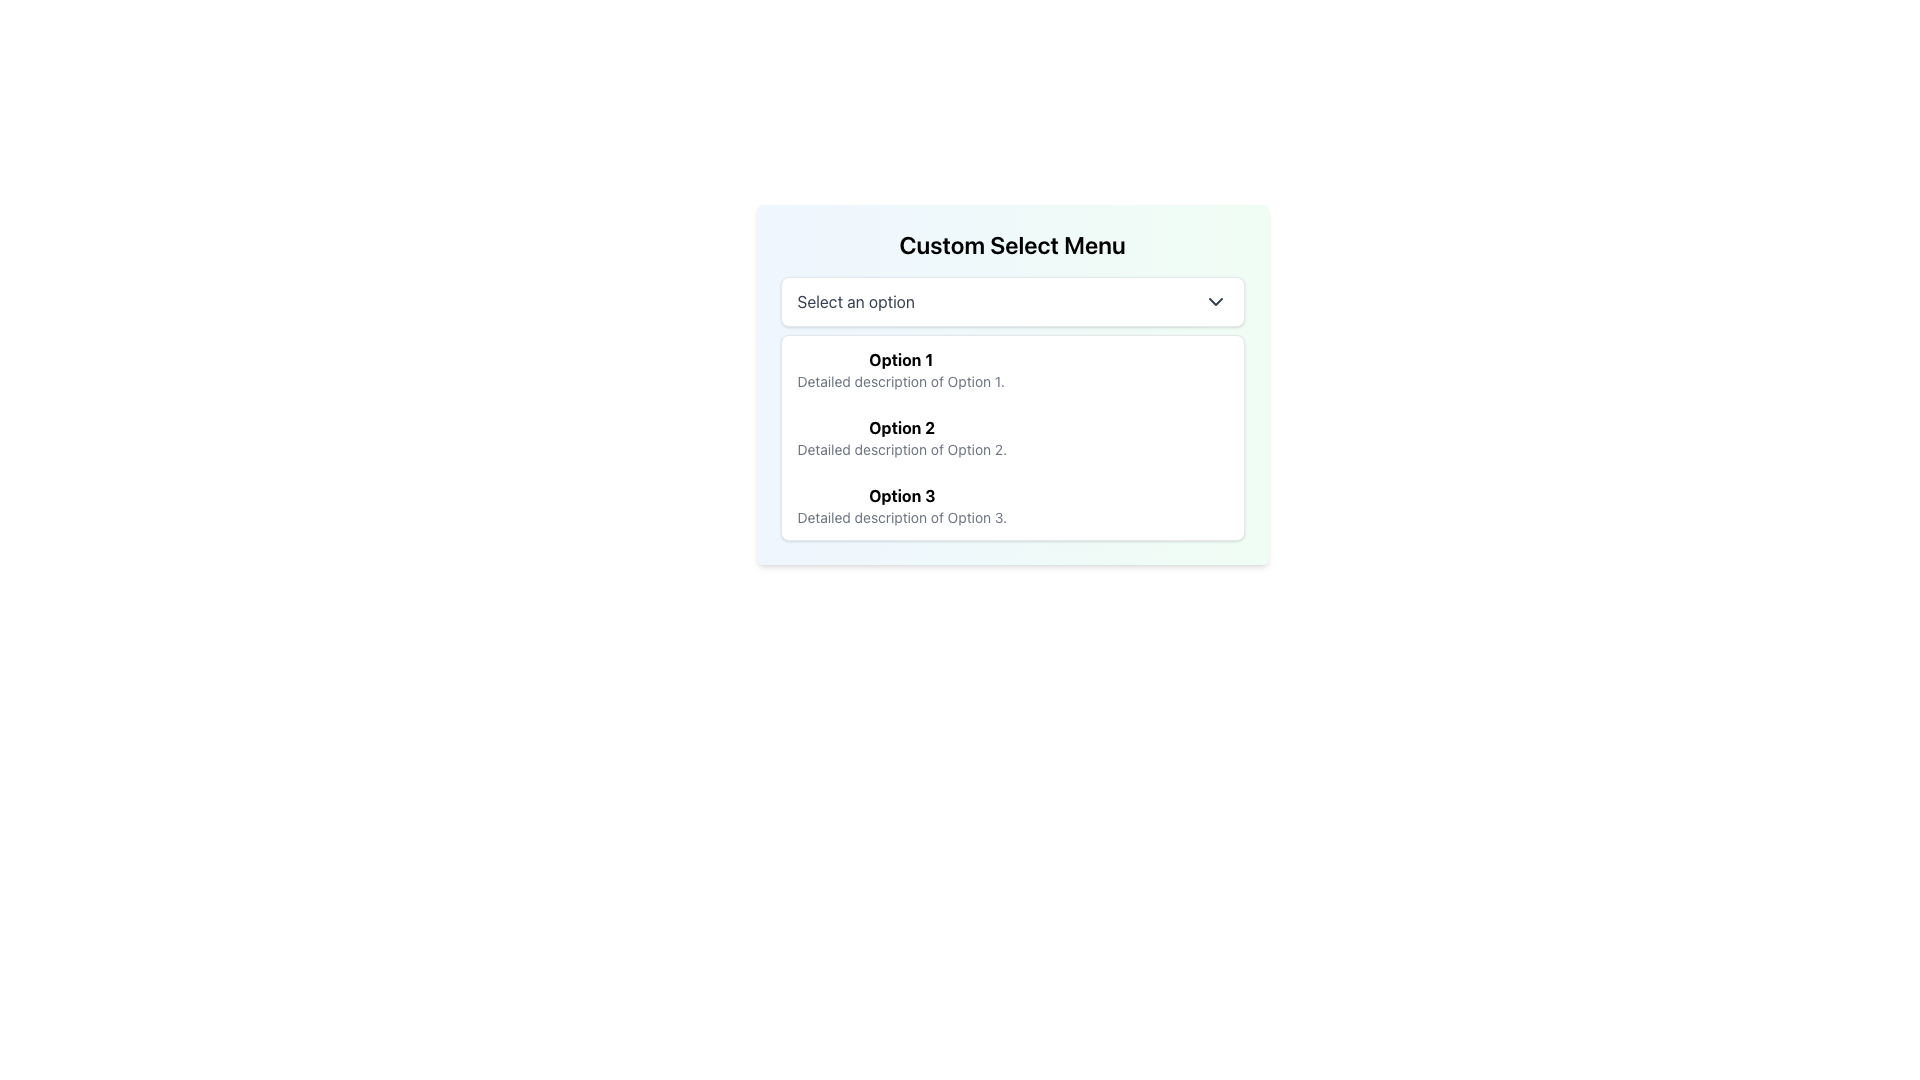  Describe the element at coordinates (1012, 385) in the screenshot. I see `the 'Custom Select Menu' dropdown` at that location.